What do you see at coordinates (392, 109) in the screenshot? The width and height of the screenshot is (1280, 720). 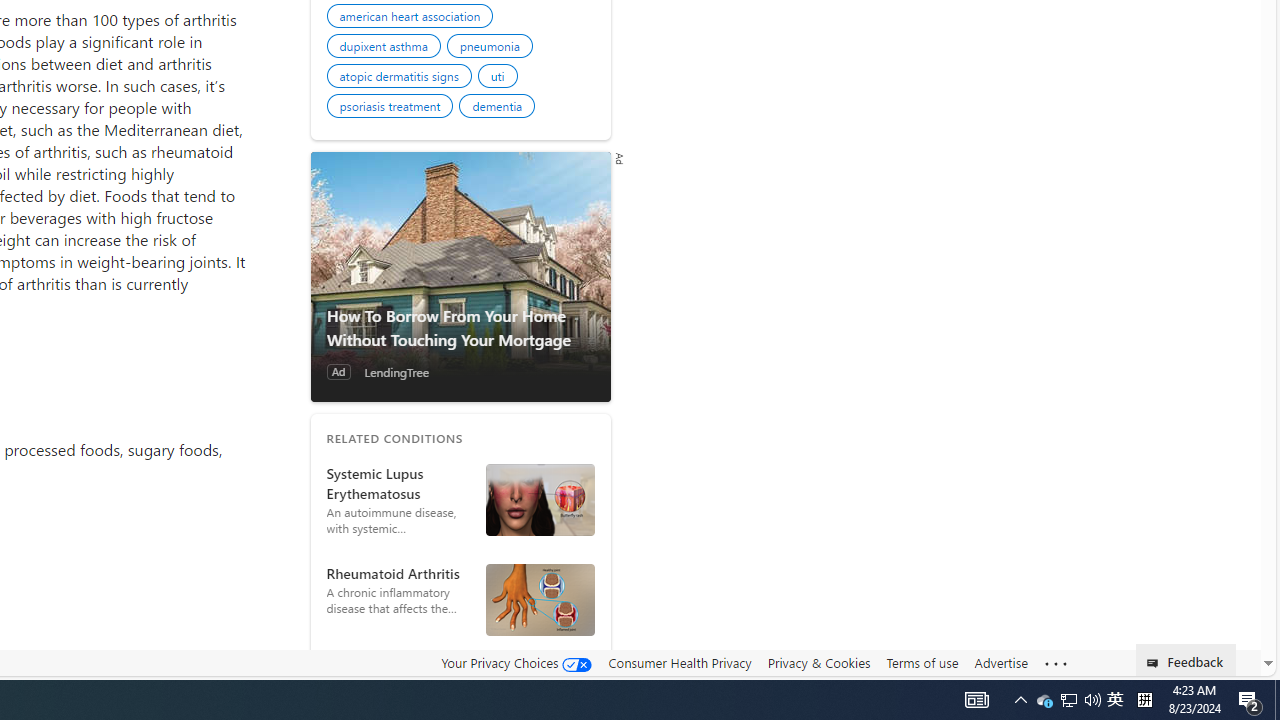 I see `'psoriasis treatment'` at bounding box center [392, 109].